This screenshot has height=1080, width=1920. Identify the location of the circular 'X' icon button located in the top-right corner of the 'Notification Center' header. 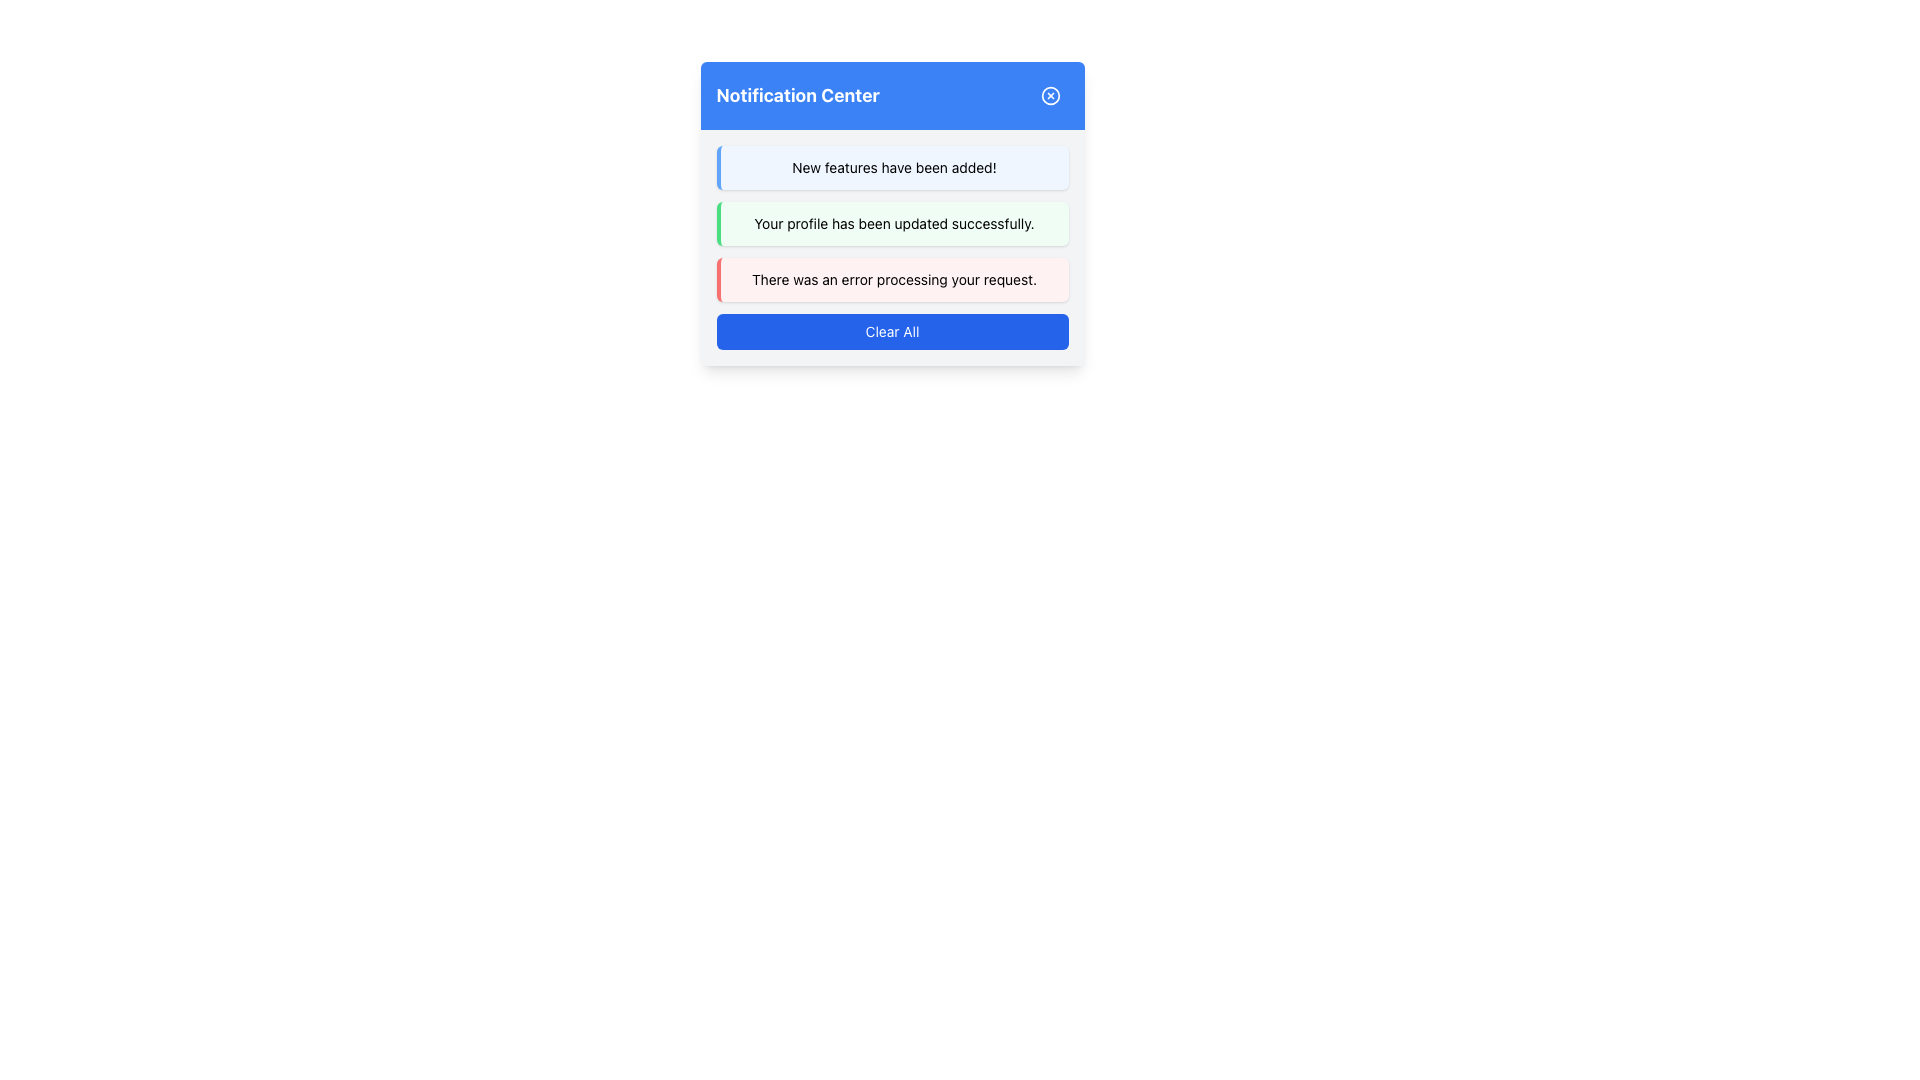
(1049, 96).